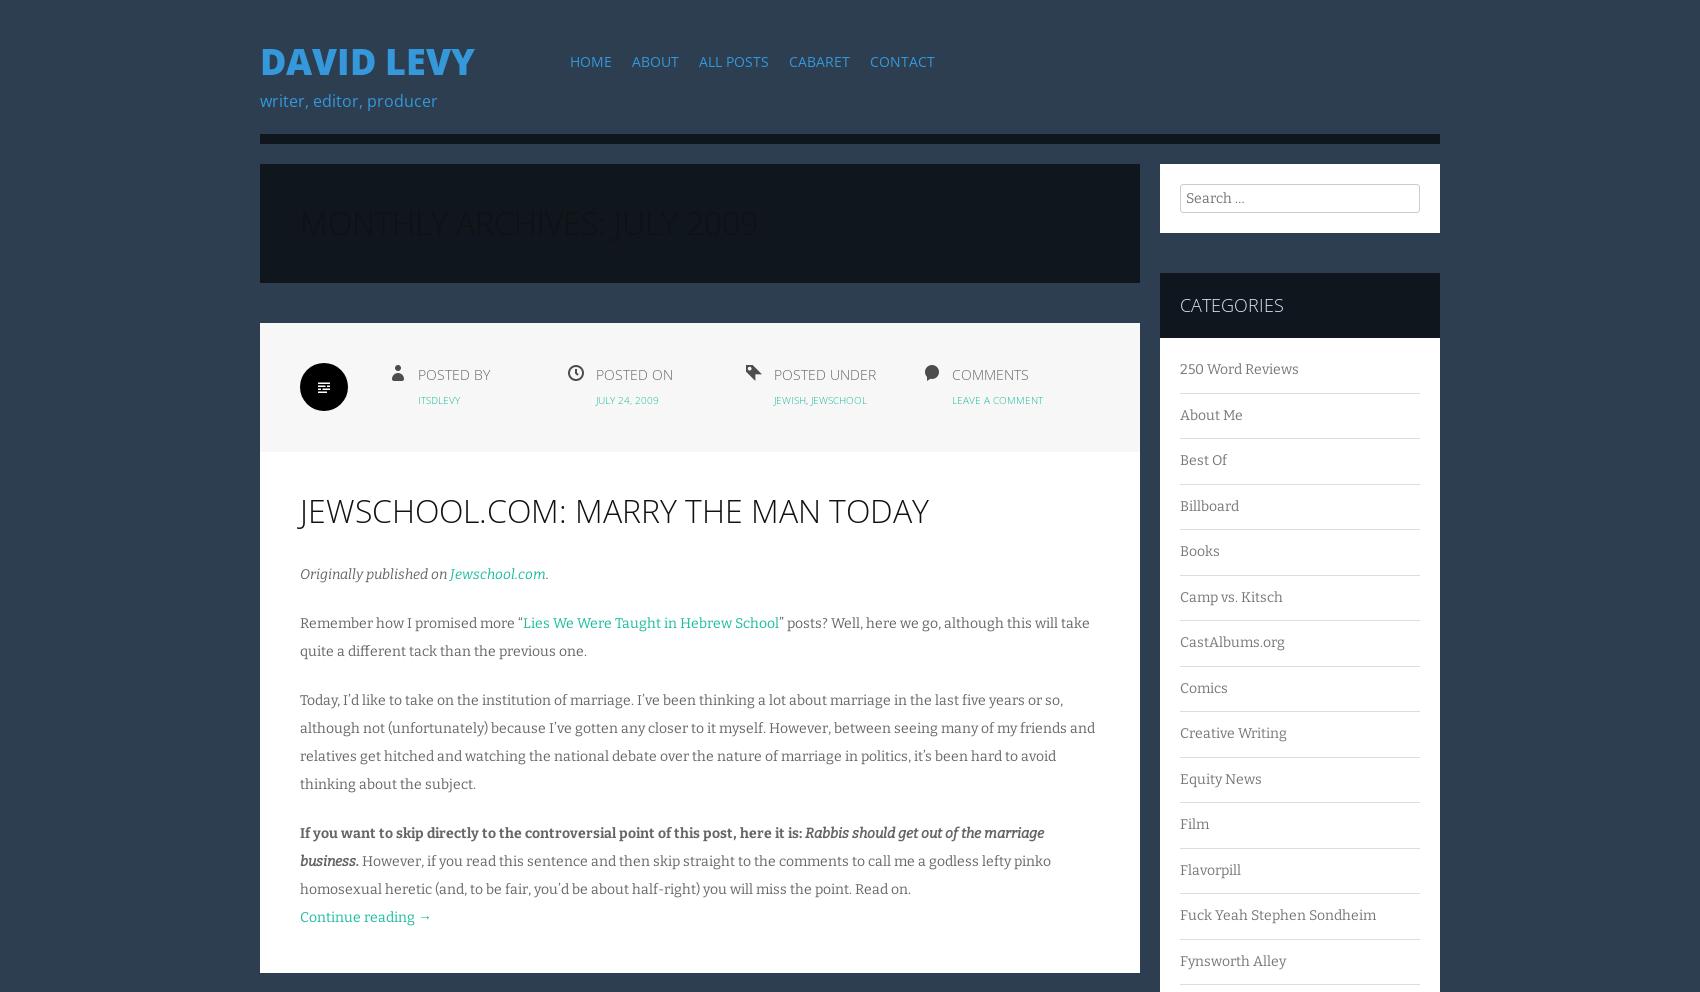 The image size is (1700, 992). I want to click on '250 Word Reviews', so click(1238, 368).